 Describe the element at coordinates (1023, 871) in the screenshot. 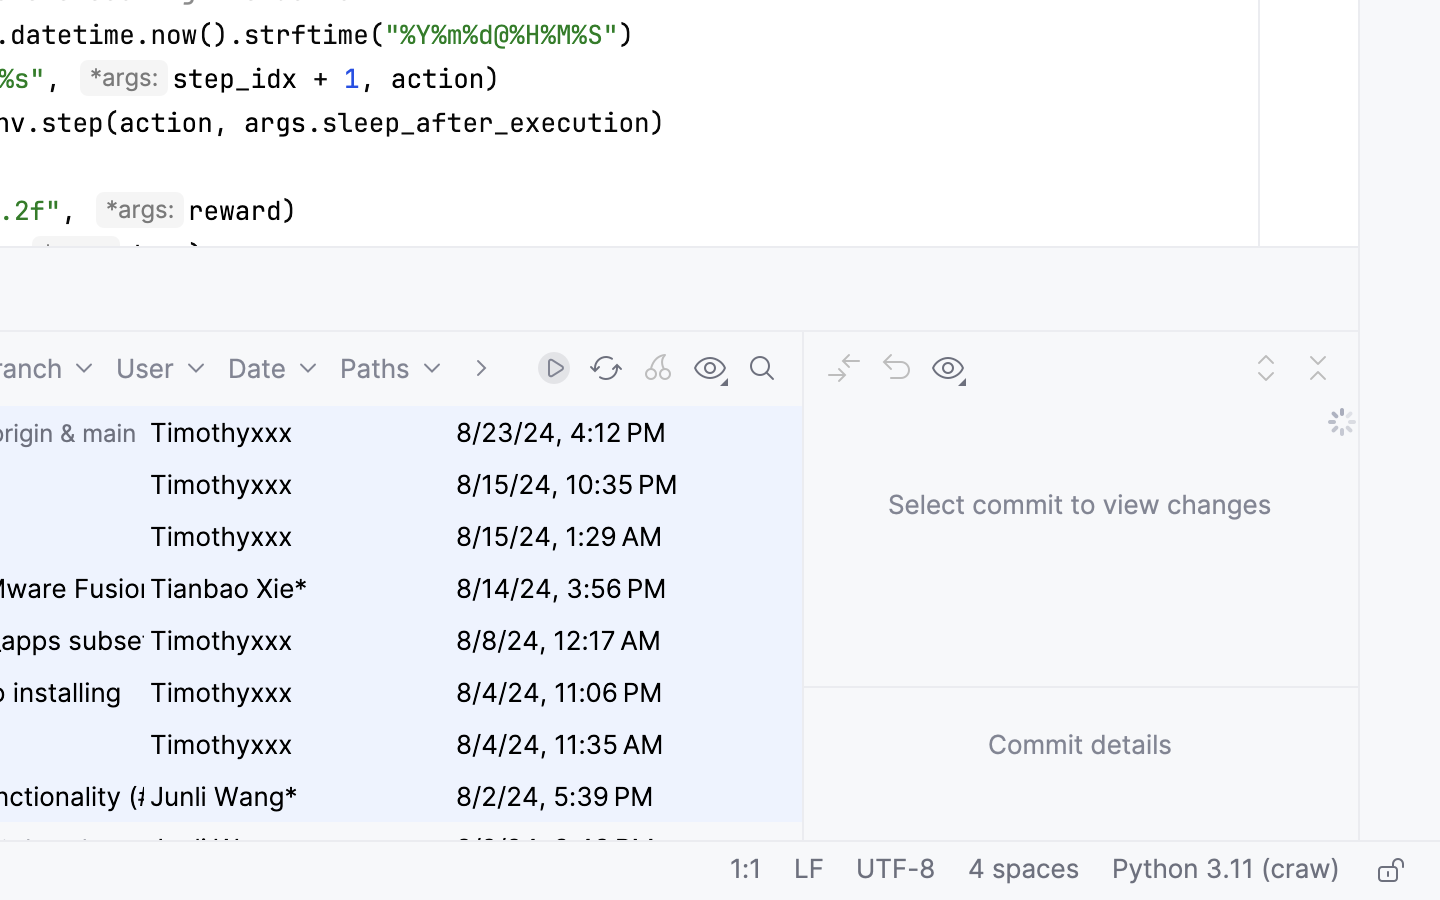

I see `'4 spaces'` at that location.